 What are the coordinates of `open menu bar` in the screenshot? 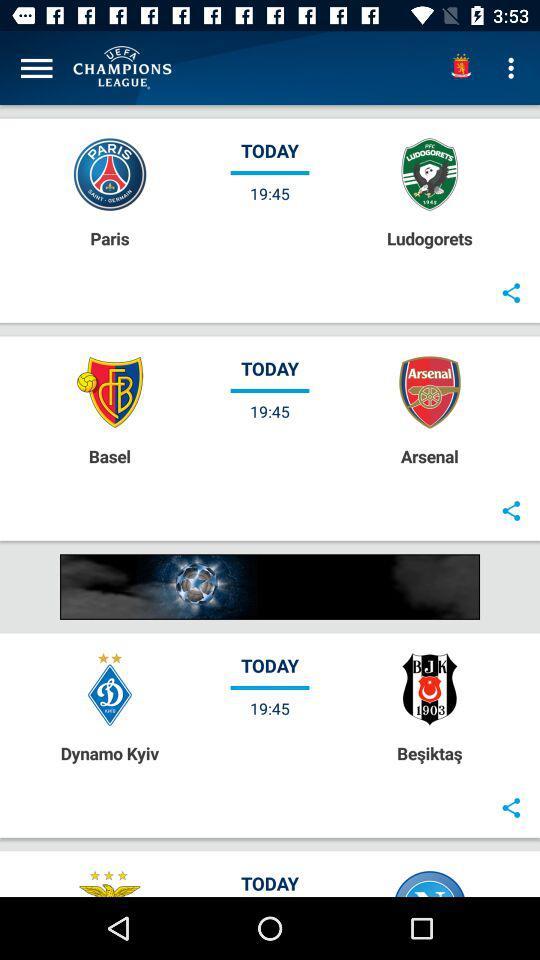 It's located at (36, 68).